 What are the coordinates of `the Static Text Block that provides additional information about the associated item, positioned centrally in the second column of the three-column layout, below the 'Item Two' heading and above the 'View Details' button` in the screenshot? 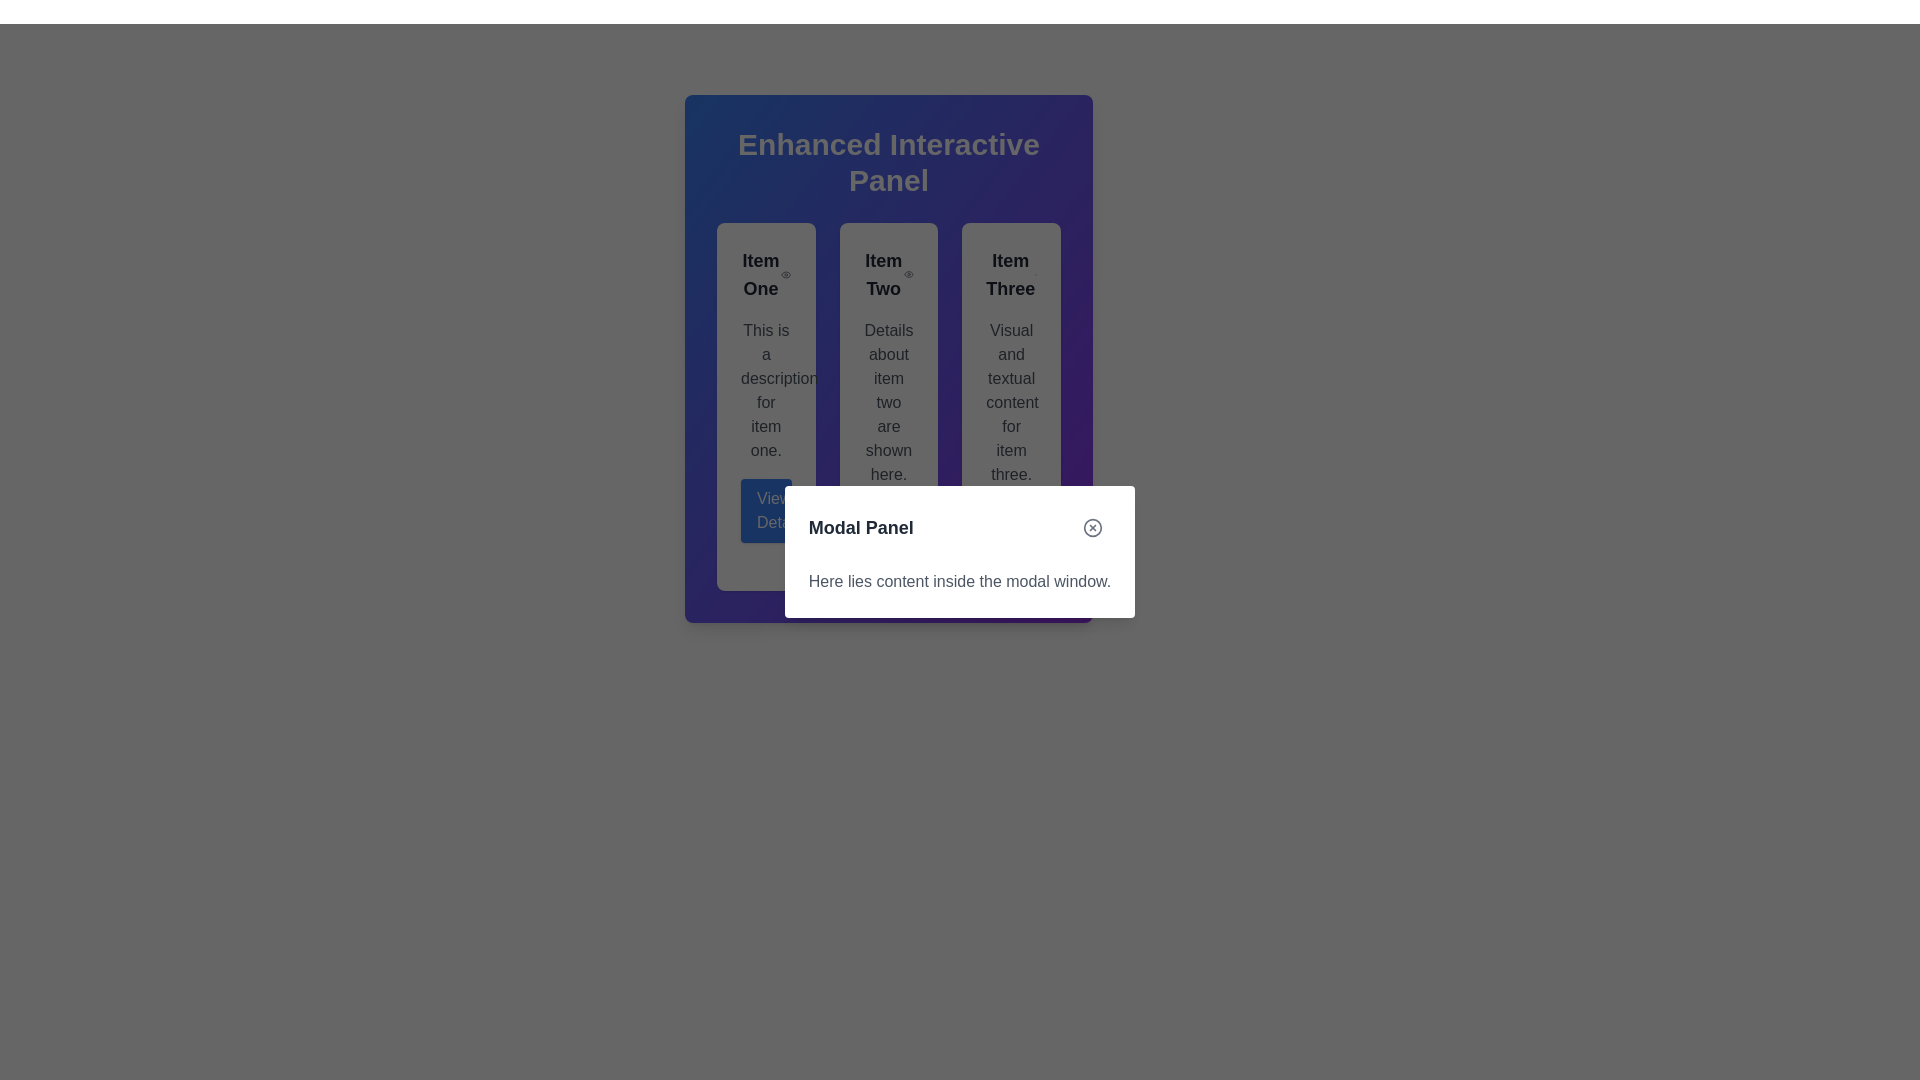 It's located at (887, 402).